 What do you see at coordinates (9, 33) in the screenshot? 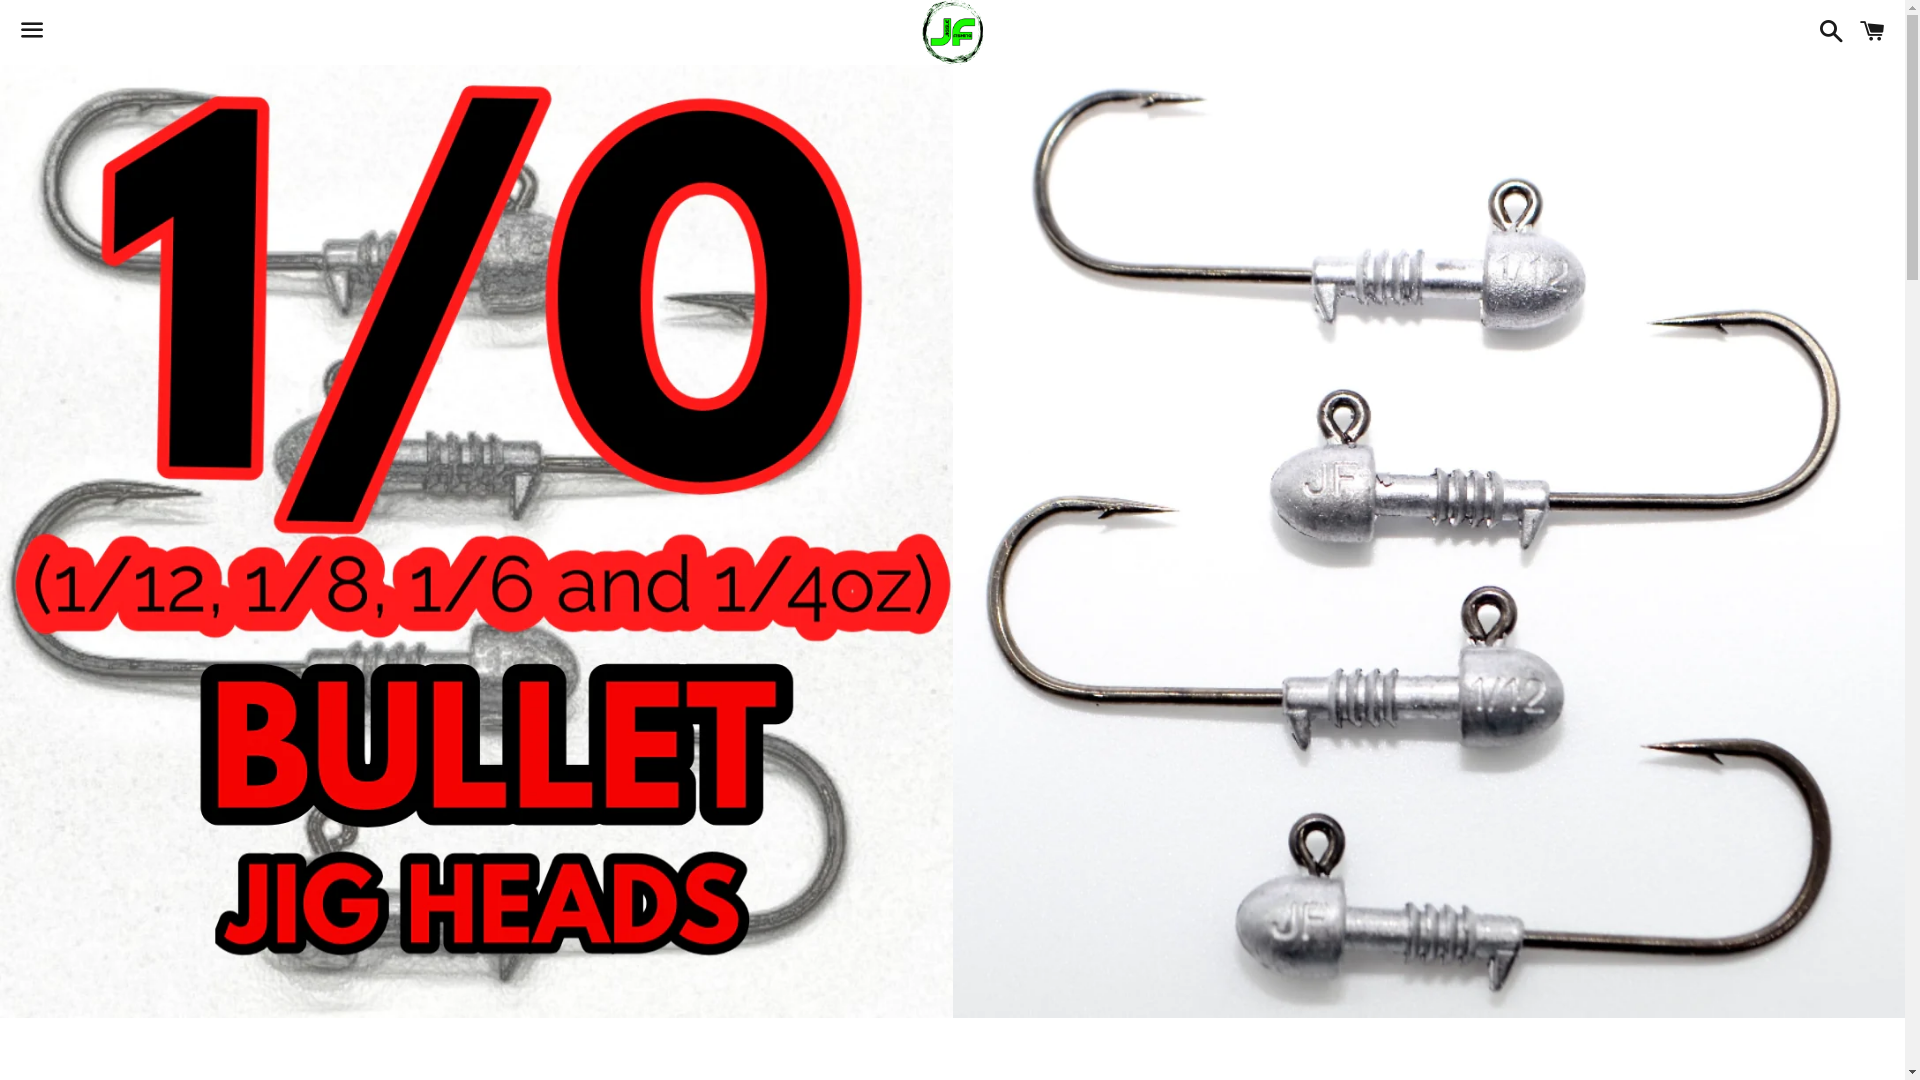
I see `'Menu'` at bounding box center [9, 33].